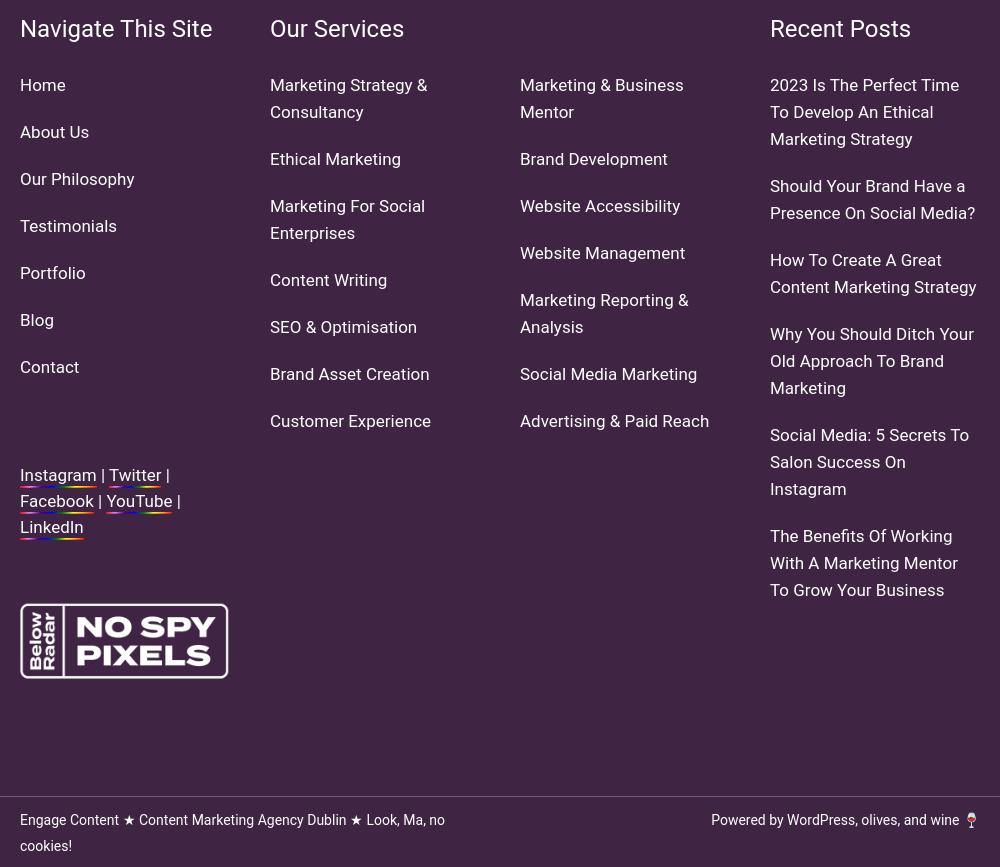  What do you see at coordinates (839, 28) in the screenshot?
I see `'Recent Posts'` at bounding box center [839, 28].